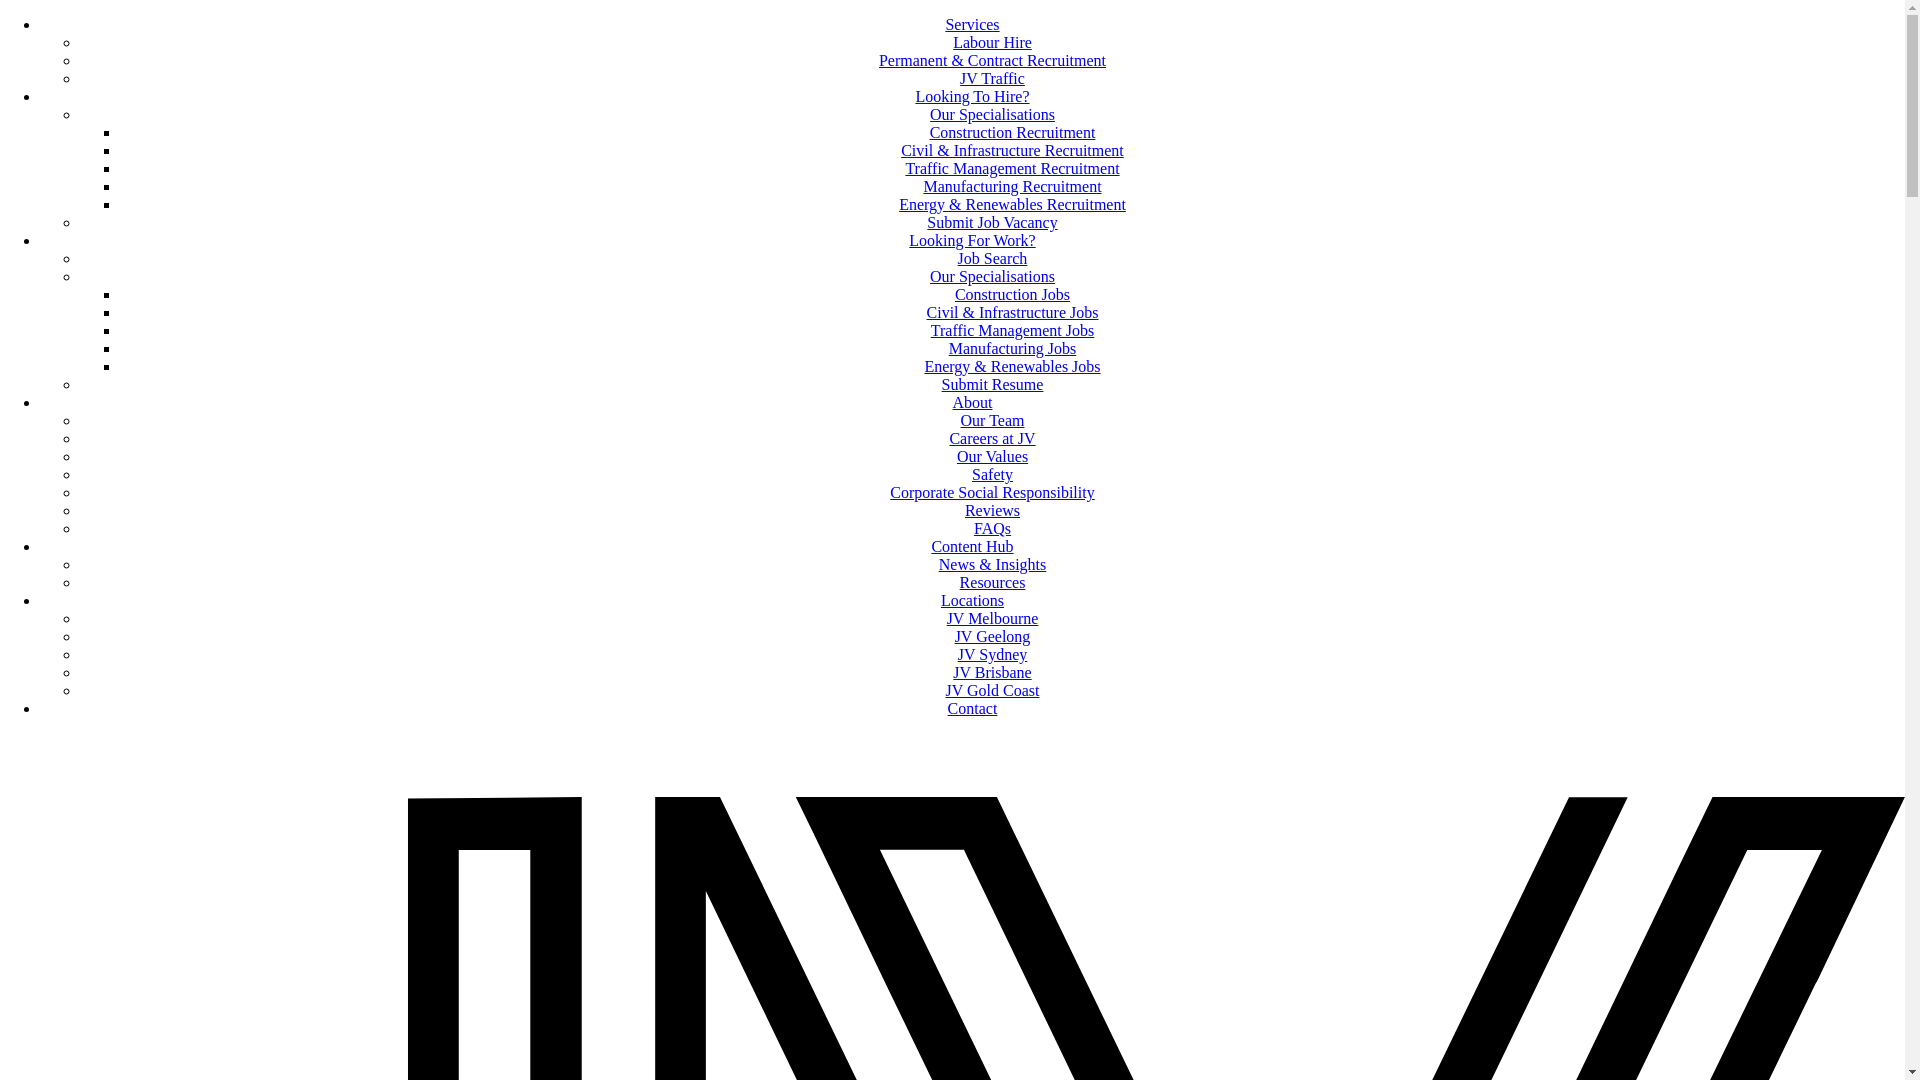  I want to click on 'Our Specialisations', so click(992, 276).